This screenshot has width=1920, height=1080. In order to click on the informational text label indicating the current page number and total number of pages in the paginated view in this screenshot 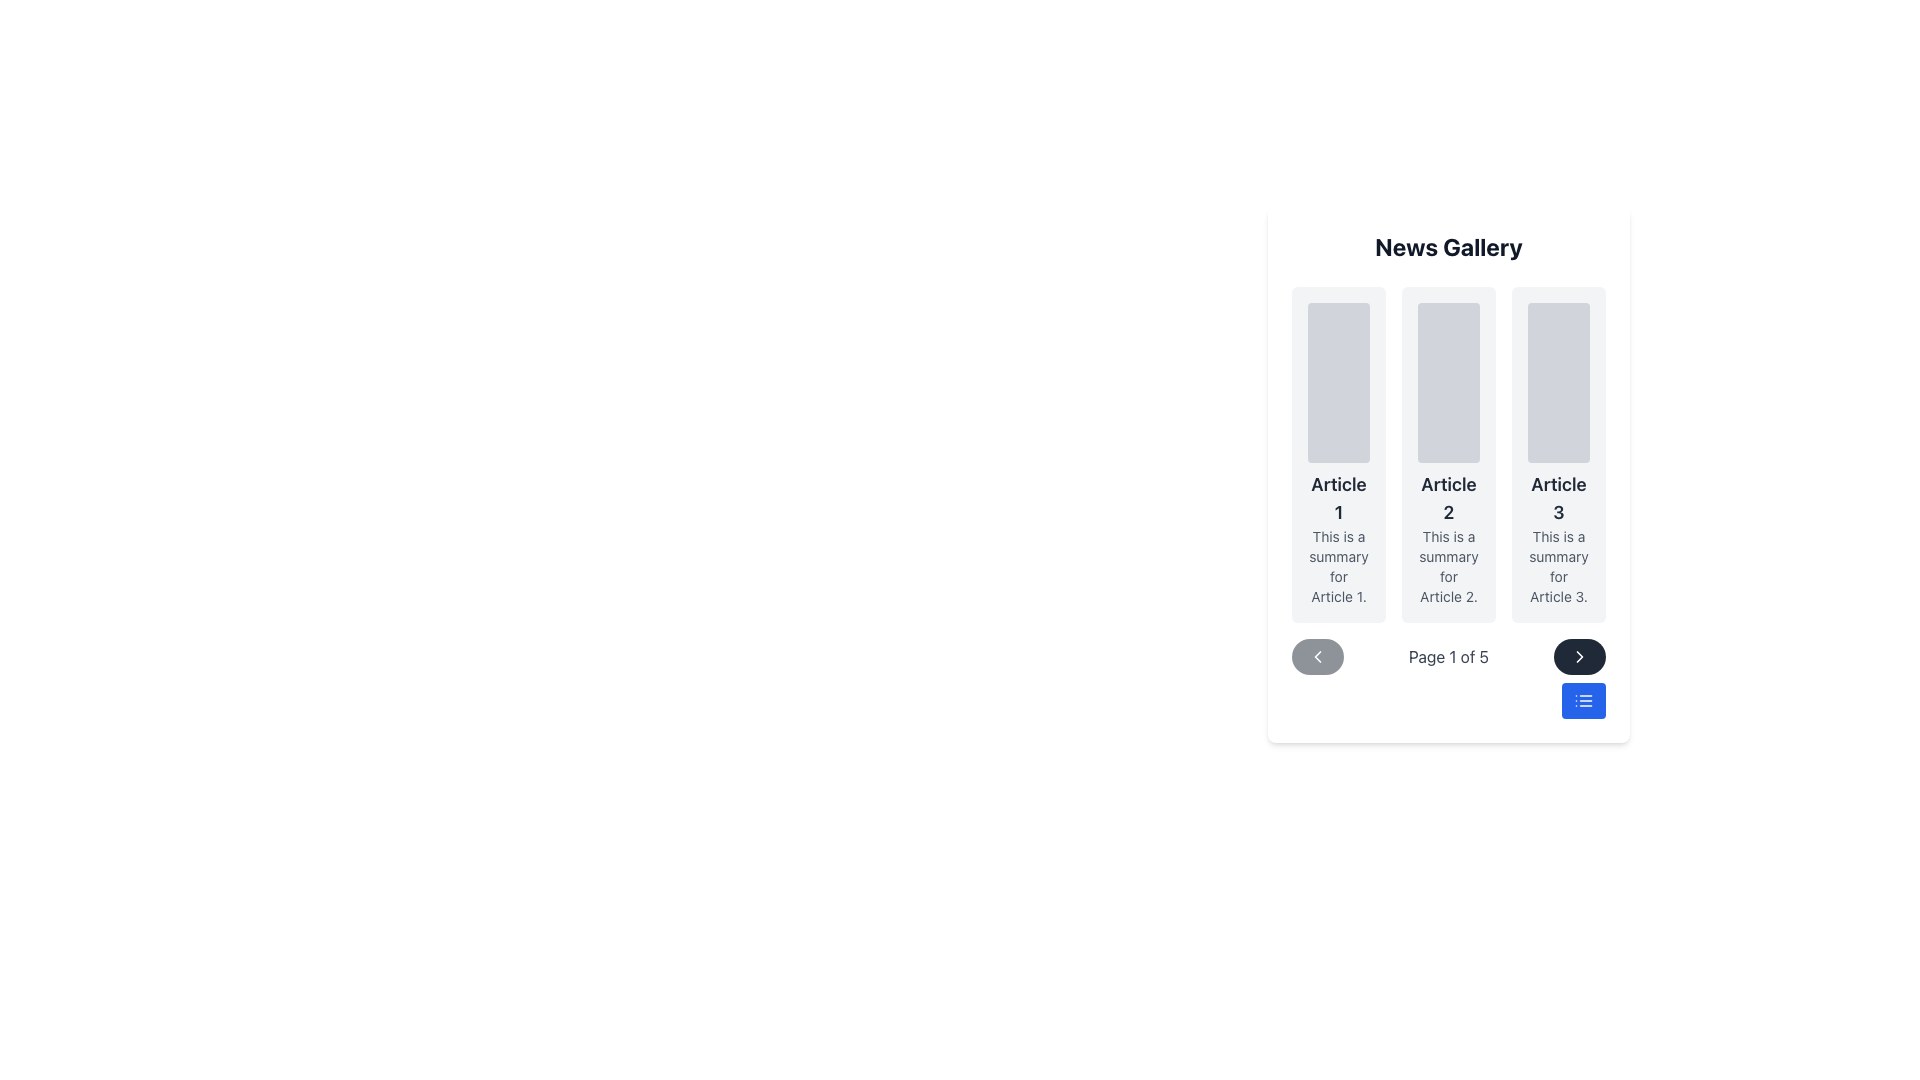, I will do `click(1449, 656)`.